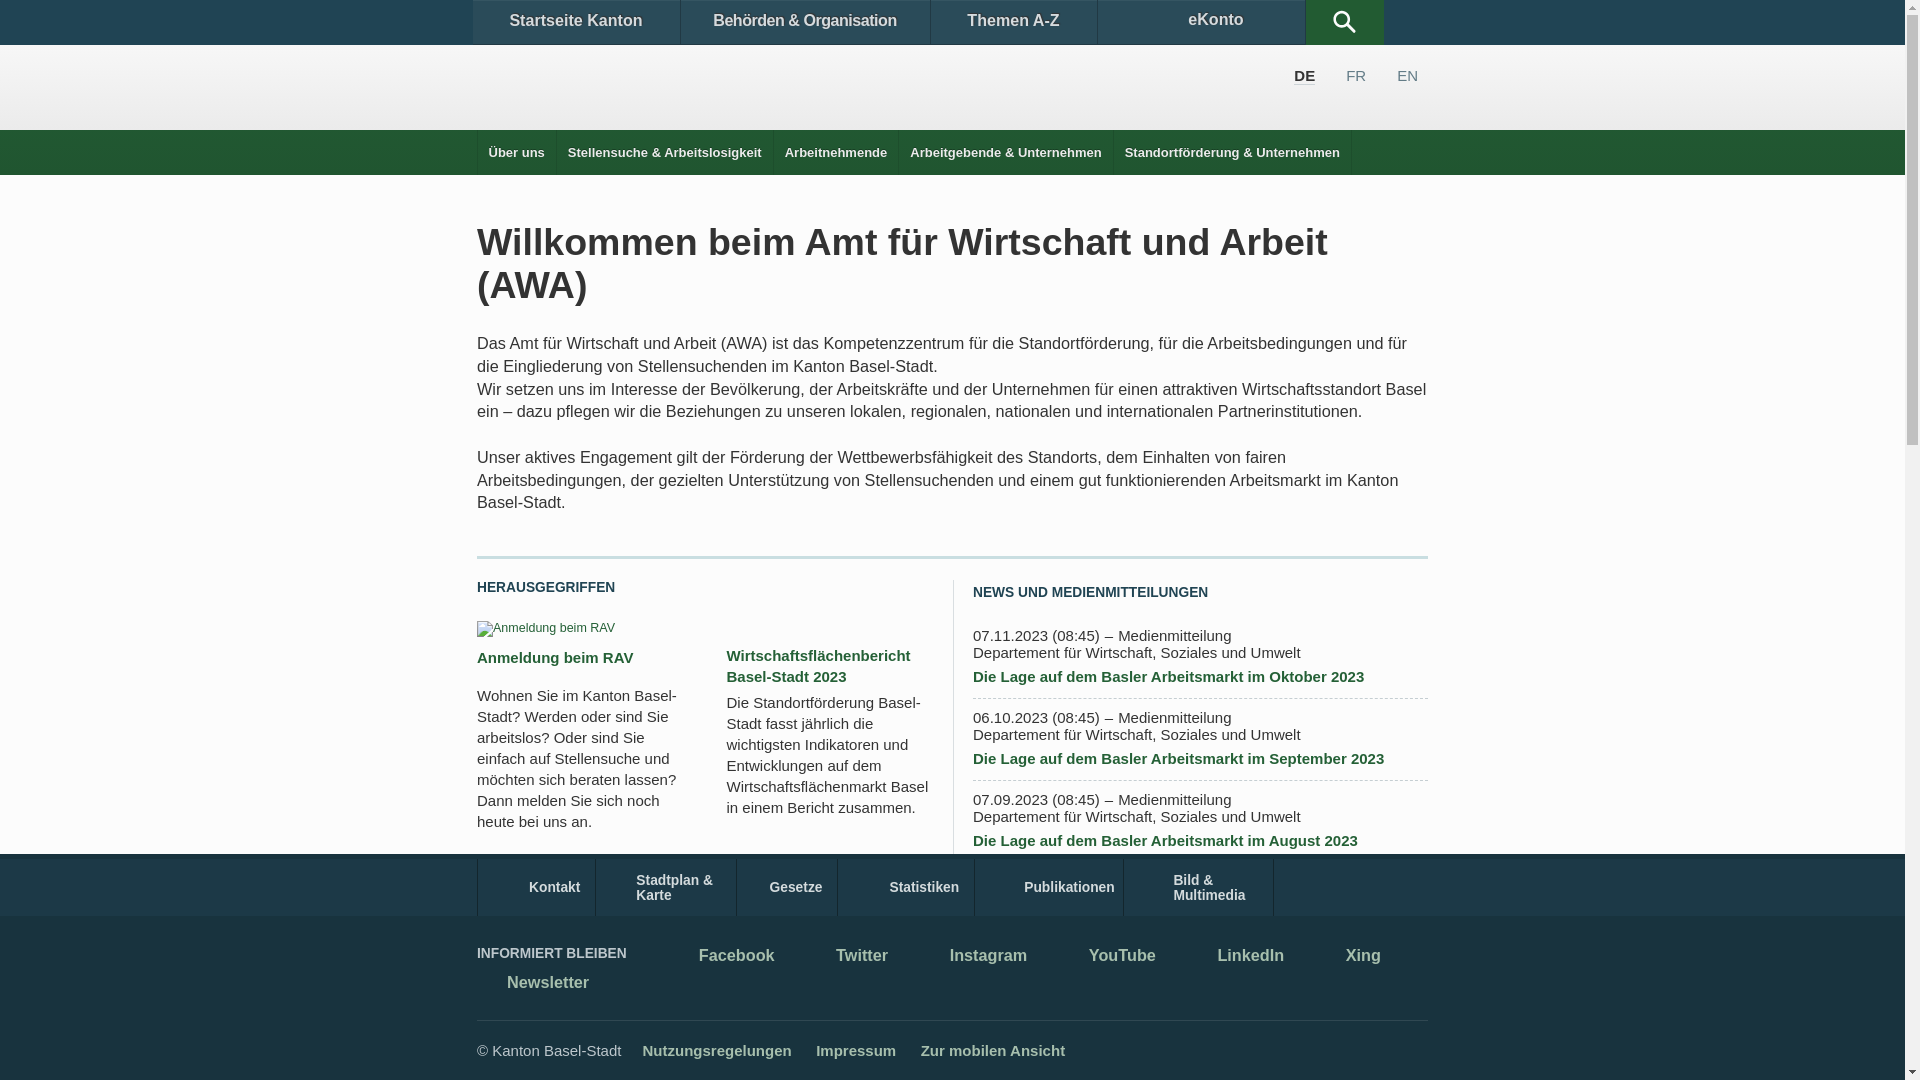  What do you see at coordinates (720, 955) in the screenshot?
I see `'Facebook'` at bounding box center [720, 955].